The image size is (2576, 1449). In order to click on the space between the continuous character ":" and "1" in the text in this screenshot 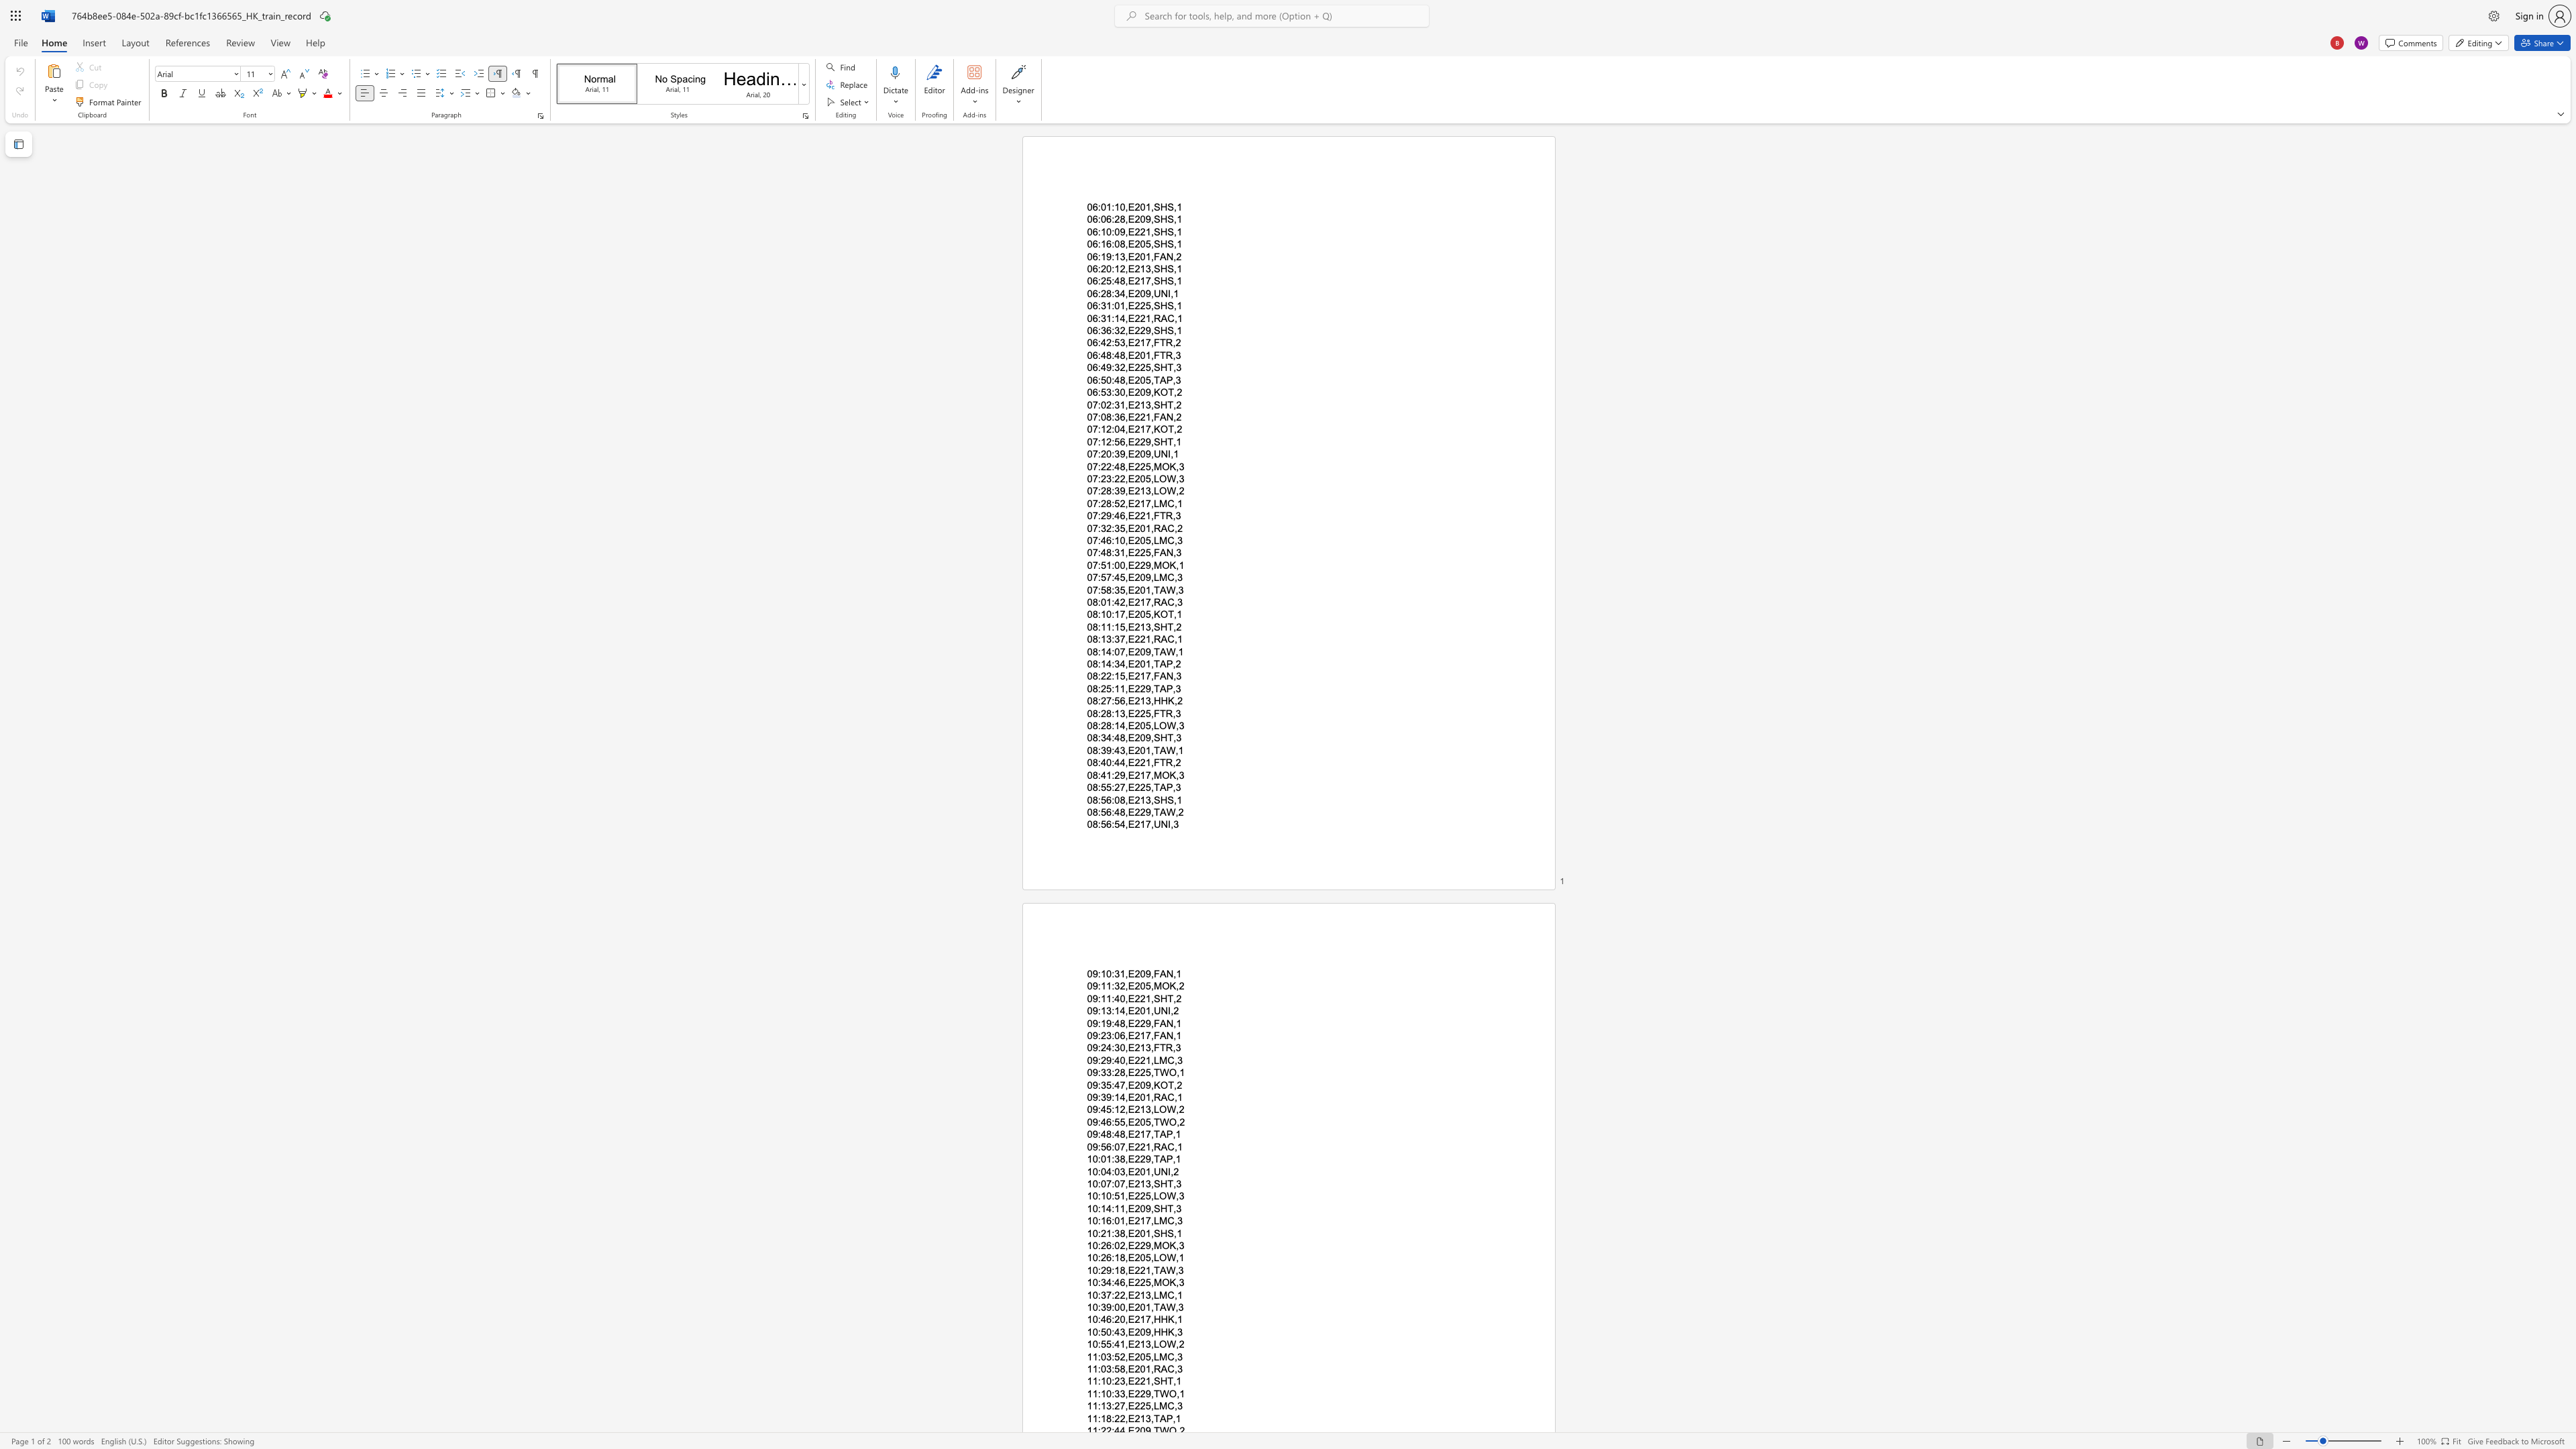, I will do `click(1100, 441)`.